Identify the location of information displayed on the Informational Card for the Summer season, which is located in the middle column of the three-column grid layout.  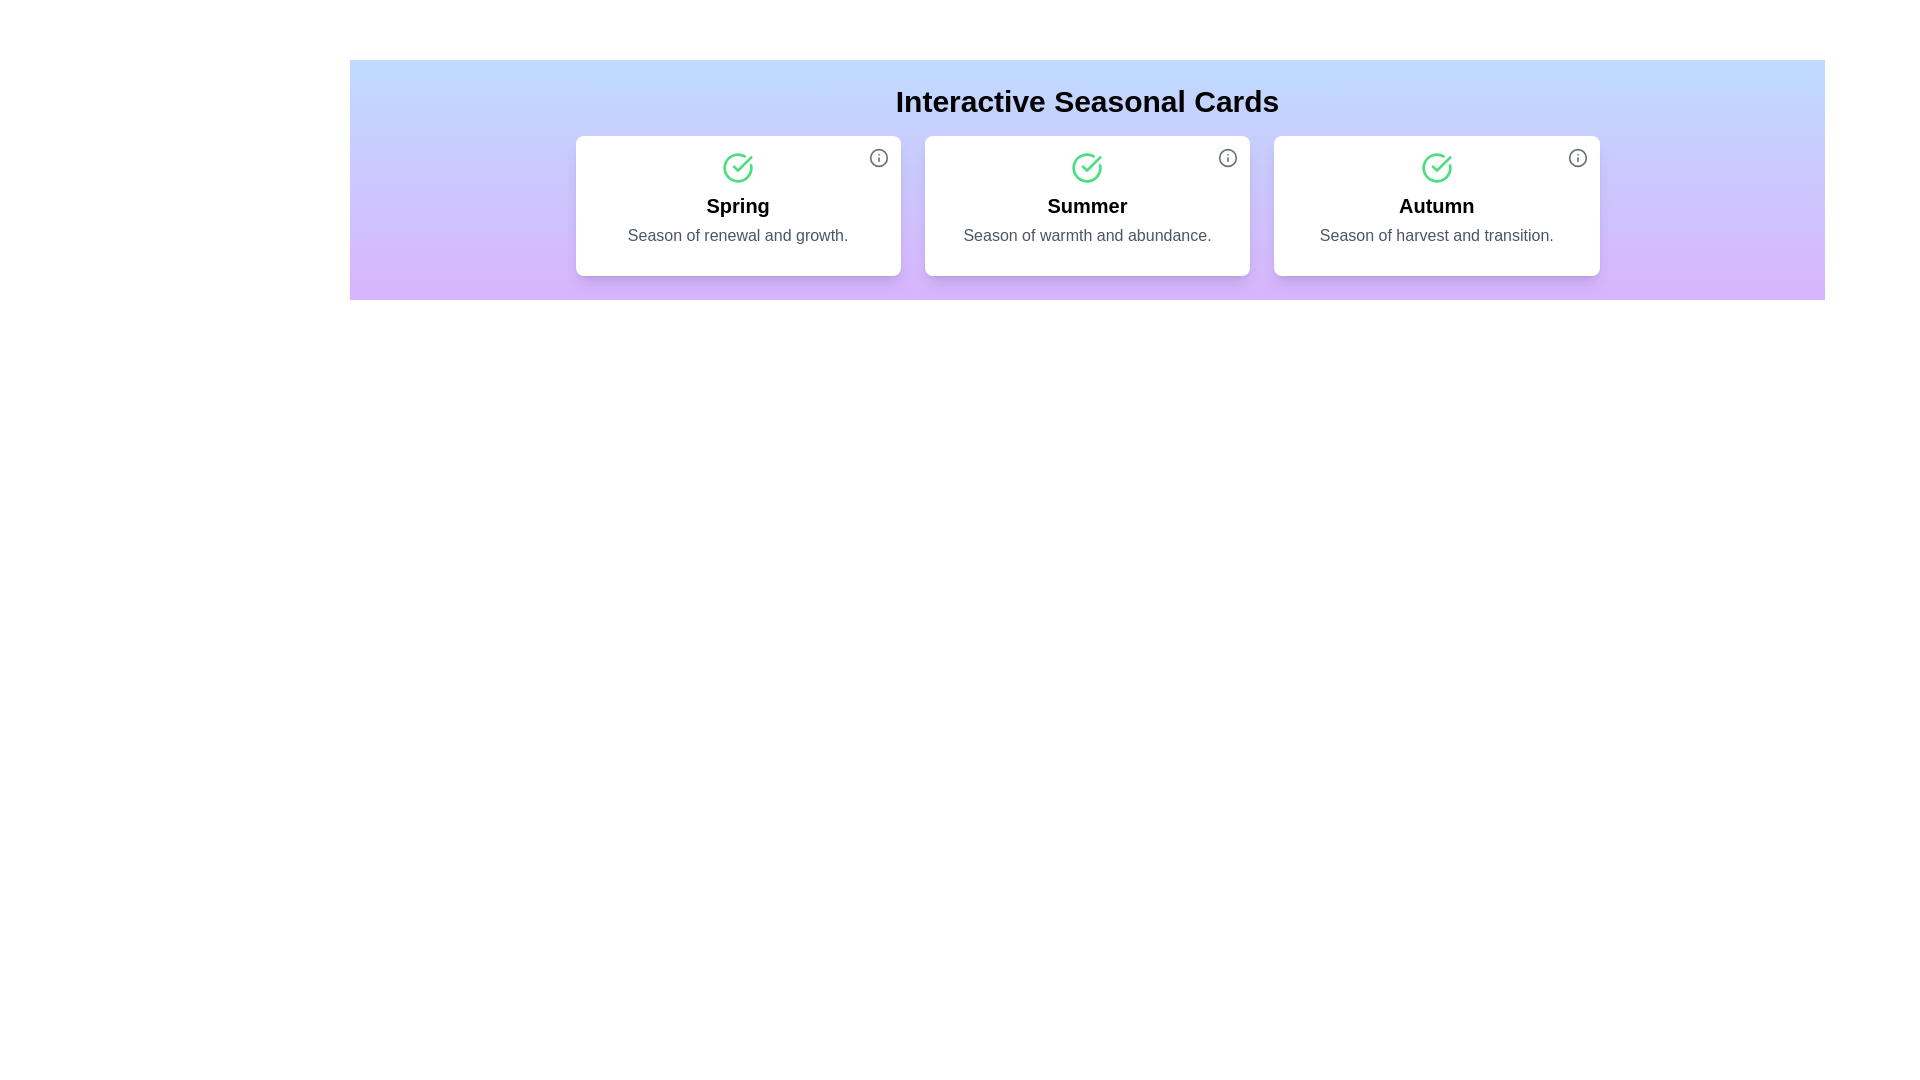
(1086, 205).